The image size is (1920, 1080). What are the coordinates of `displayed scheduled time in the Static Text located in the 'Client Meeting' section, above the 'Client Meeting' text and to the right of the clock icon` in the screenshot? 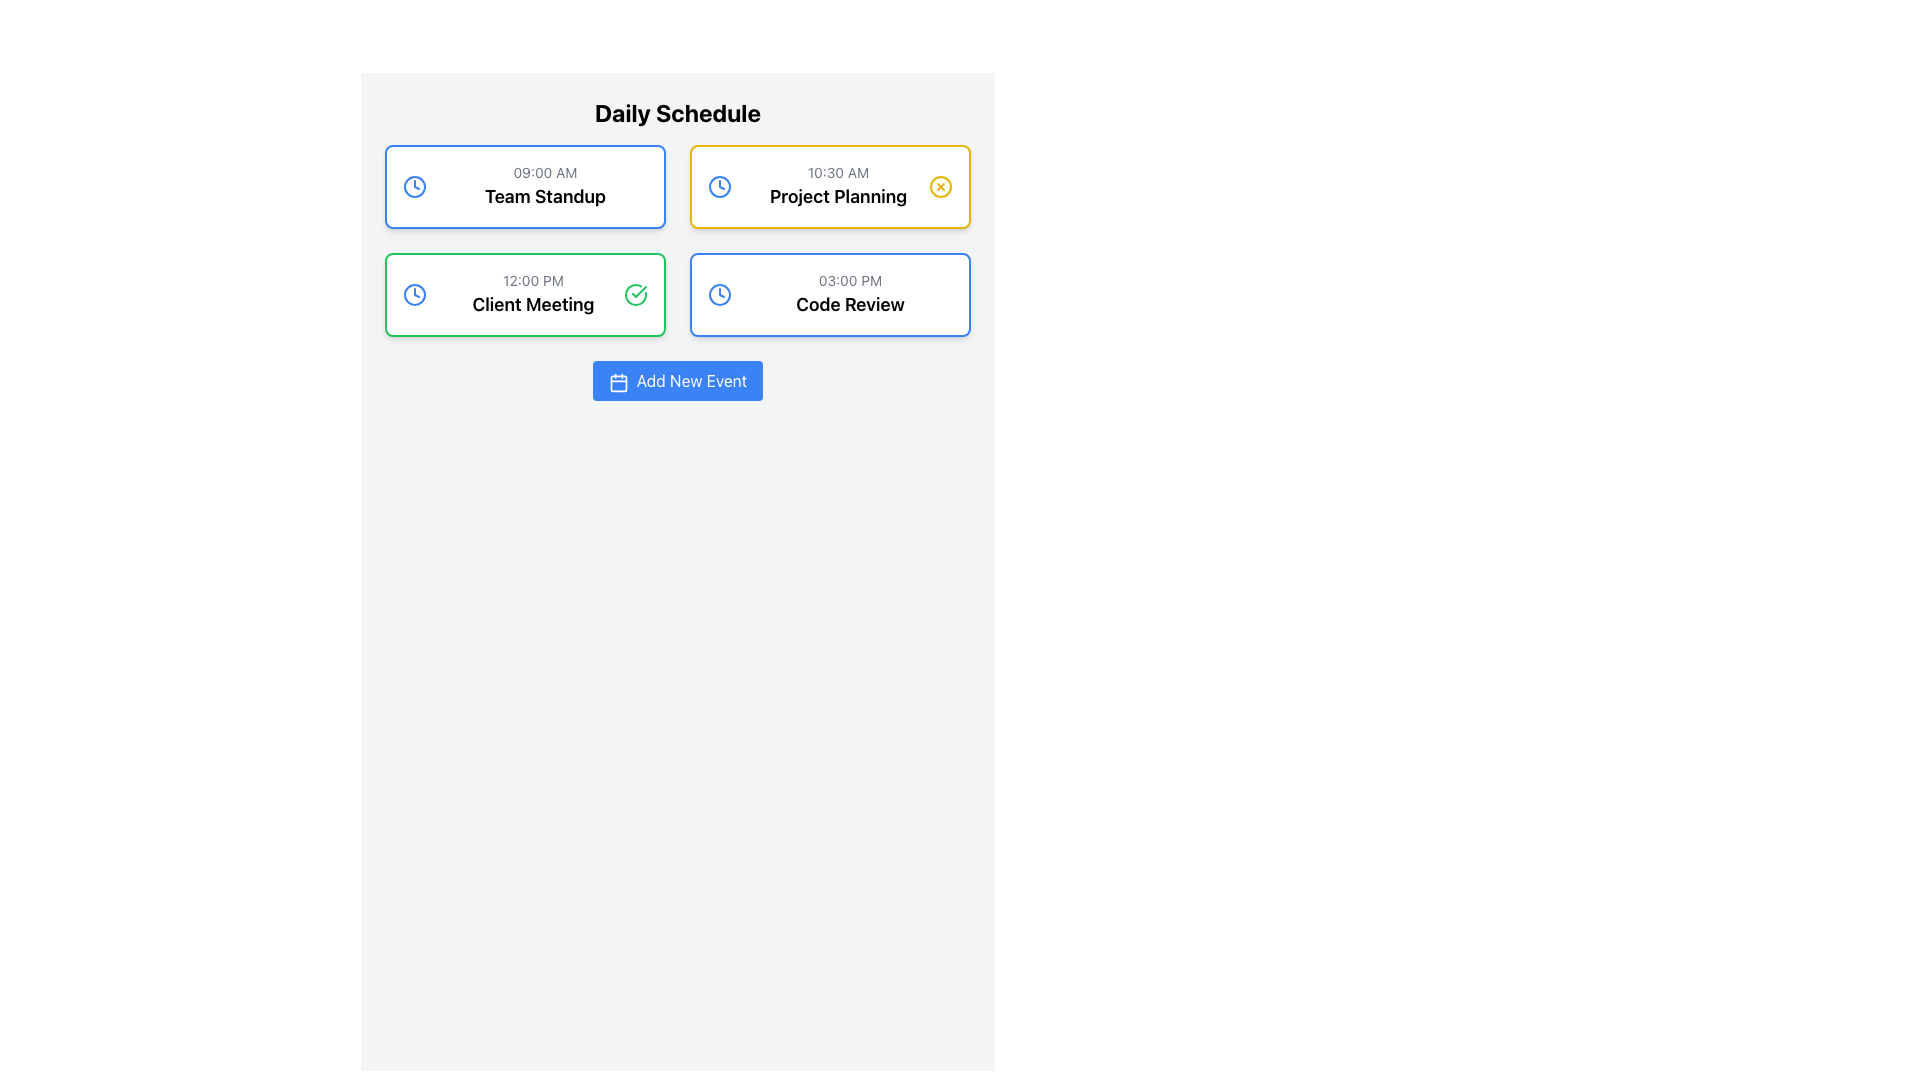 It's located at (533, 281).